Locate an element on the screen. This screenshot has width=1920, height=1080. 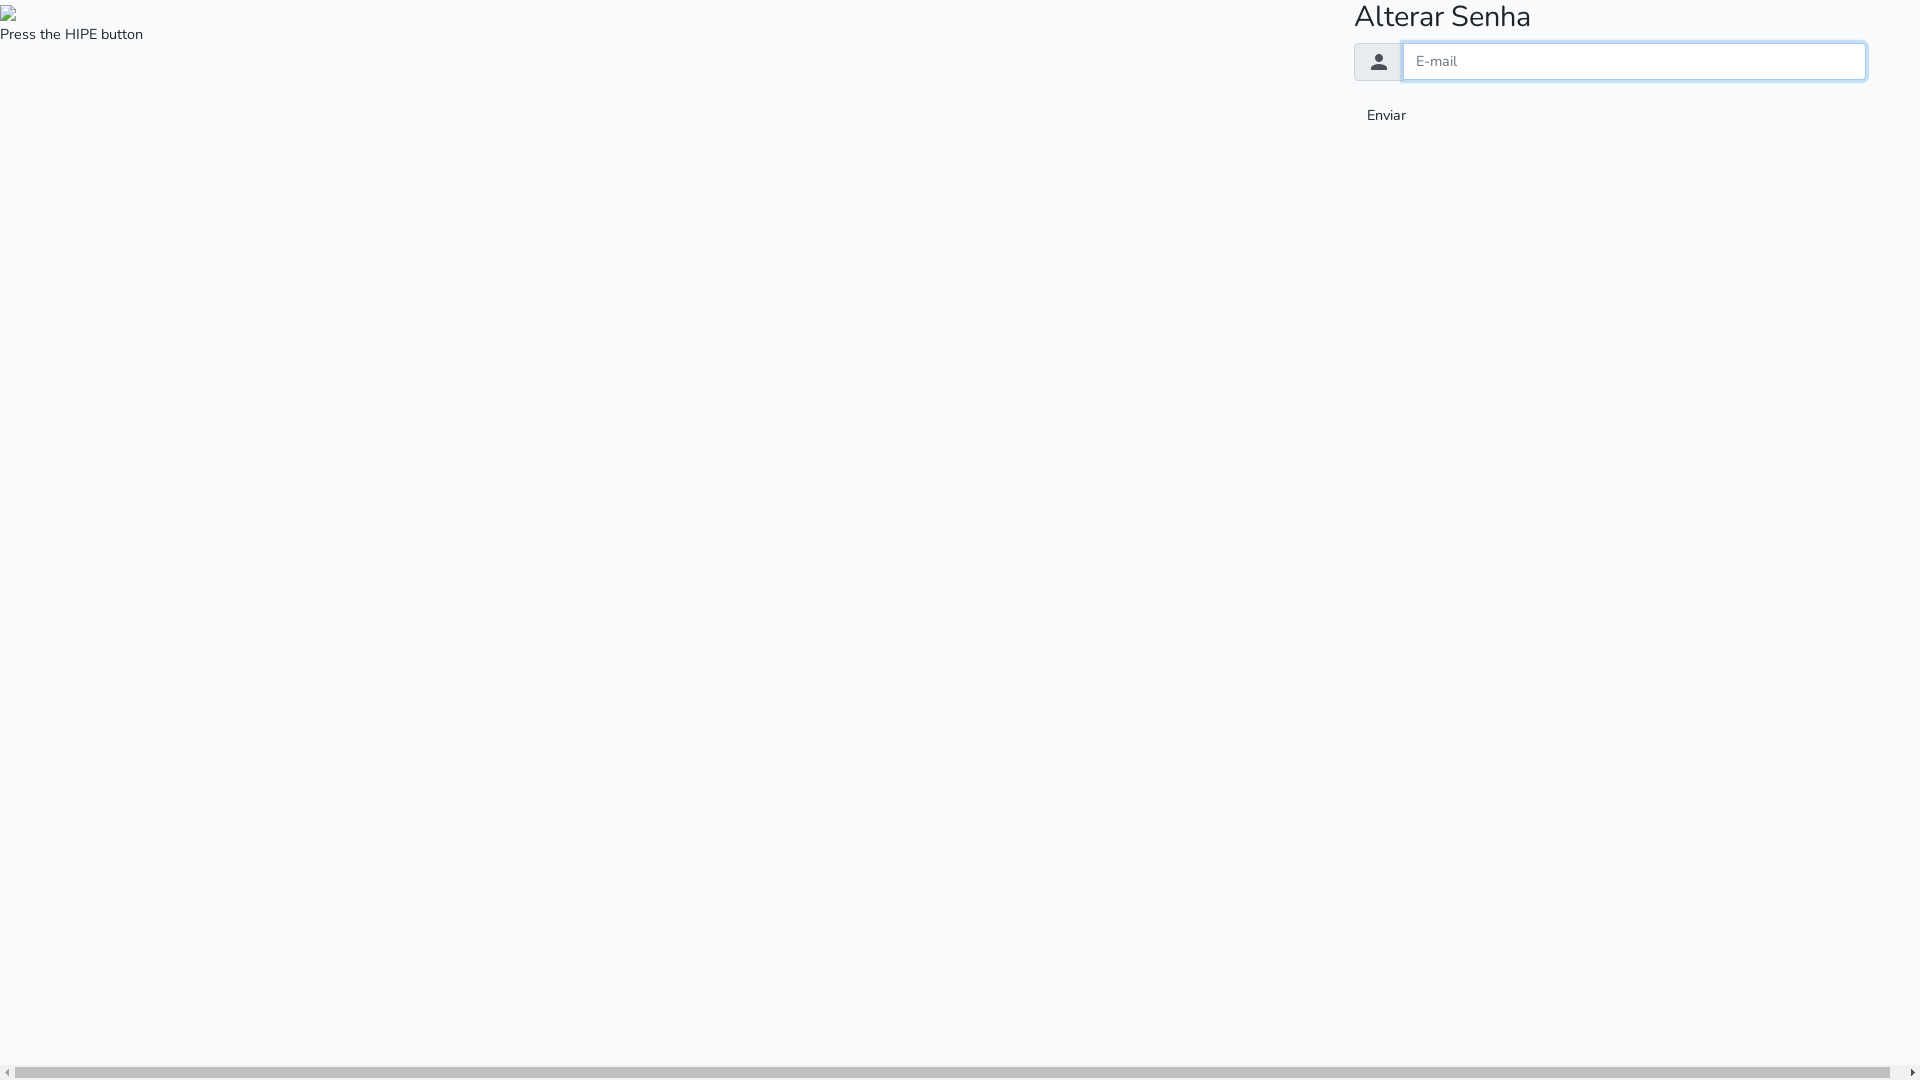
'Enviar' is located at coordinates (1385, 115).